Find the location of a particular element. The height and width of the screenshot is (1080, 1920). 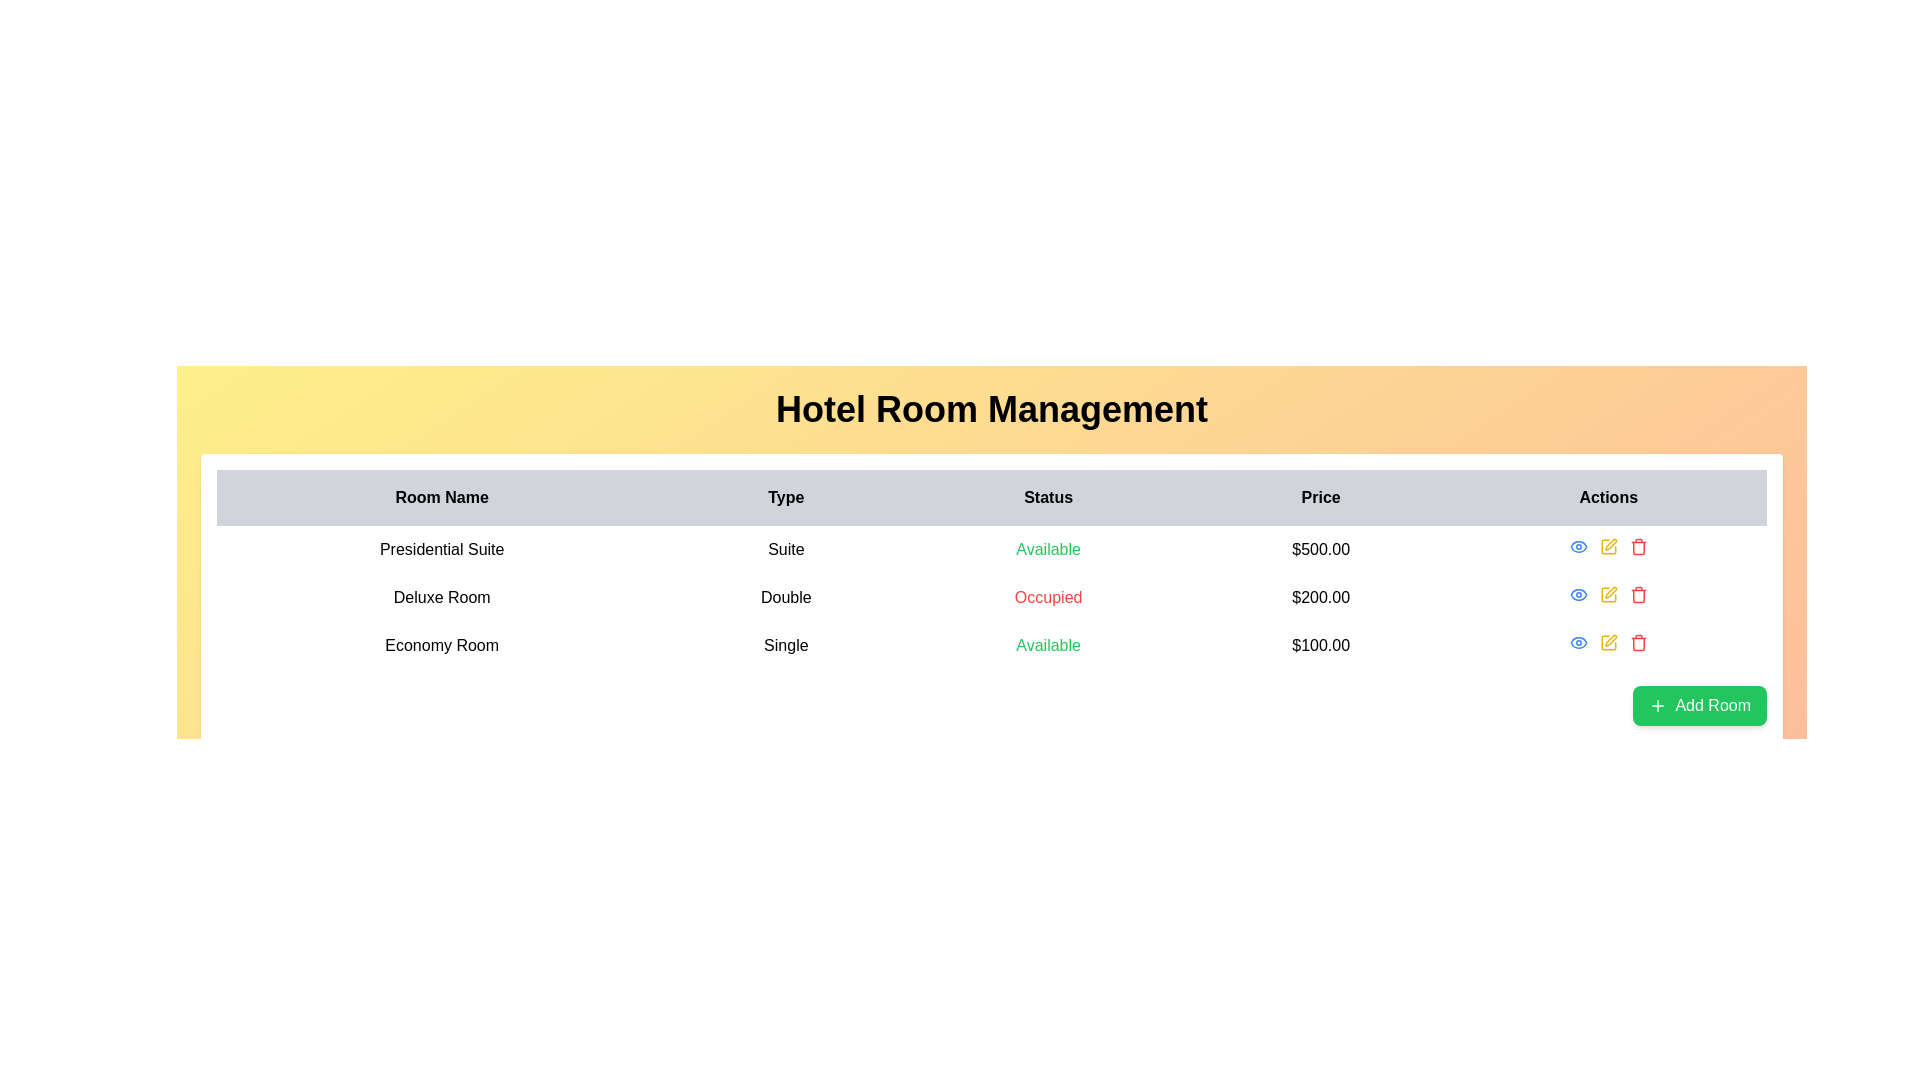

text from the label in the second row under the 'Room Name' column of the table layout is located at coordinates (441, 596).